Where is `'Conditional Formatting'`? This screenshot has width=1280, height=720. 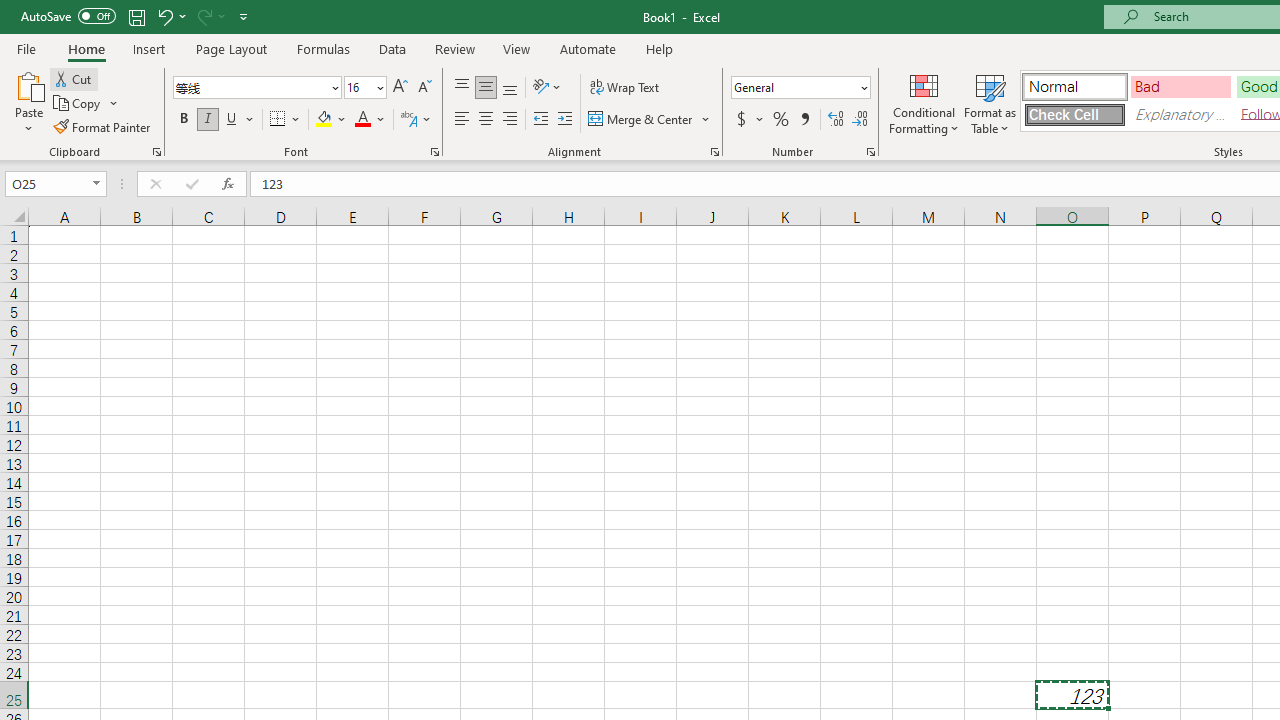
'Conditional Formatting' is located at coordinates (923, 103).